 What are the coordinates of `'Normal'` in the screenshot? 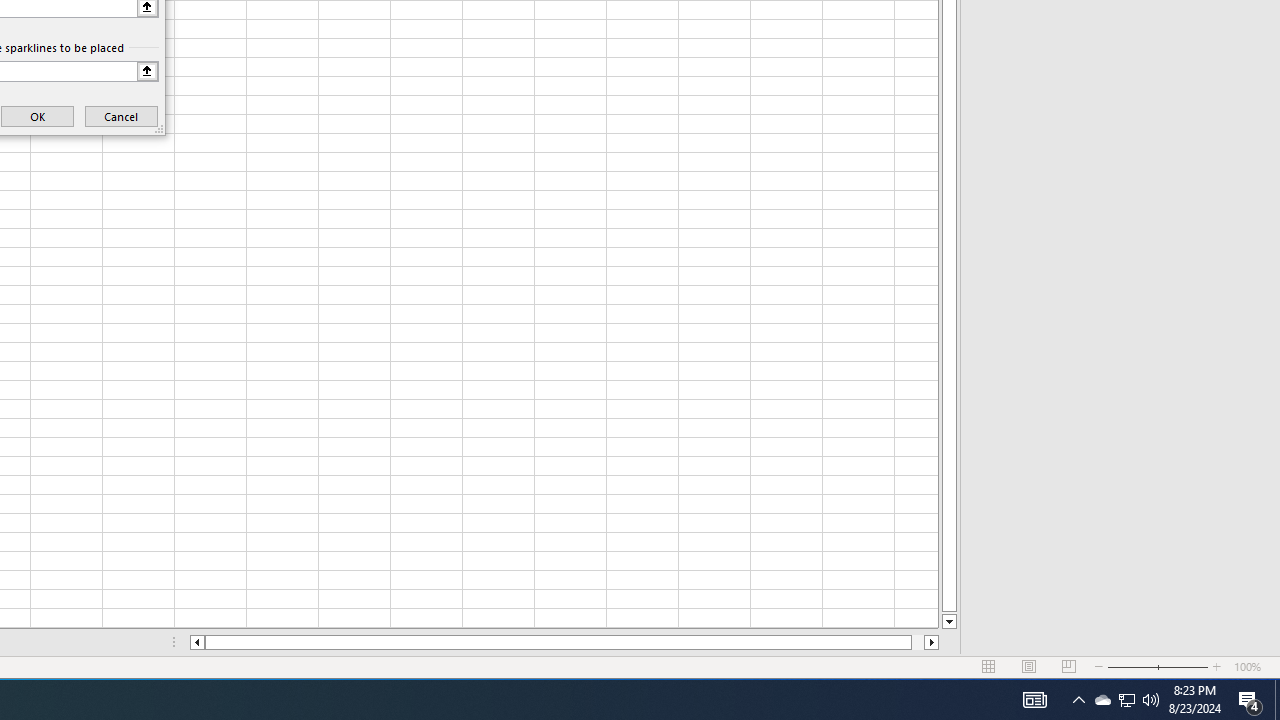 It's located at (988, 667).